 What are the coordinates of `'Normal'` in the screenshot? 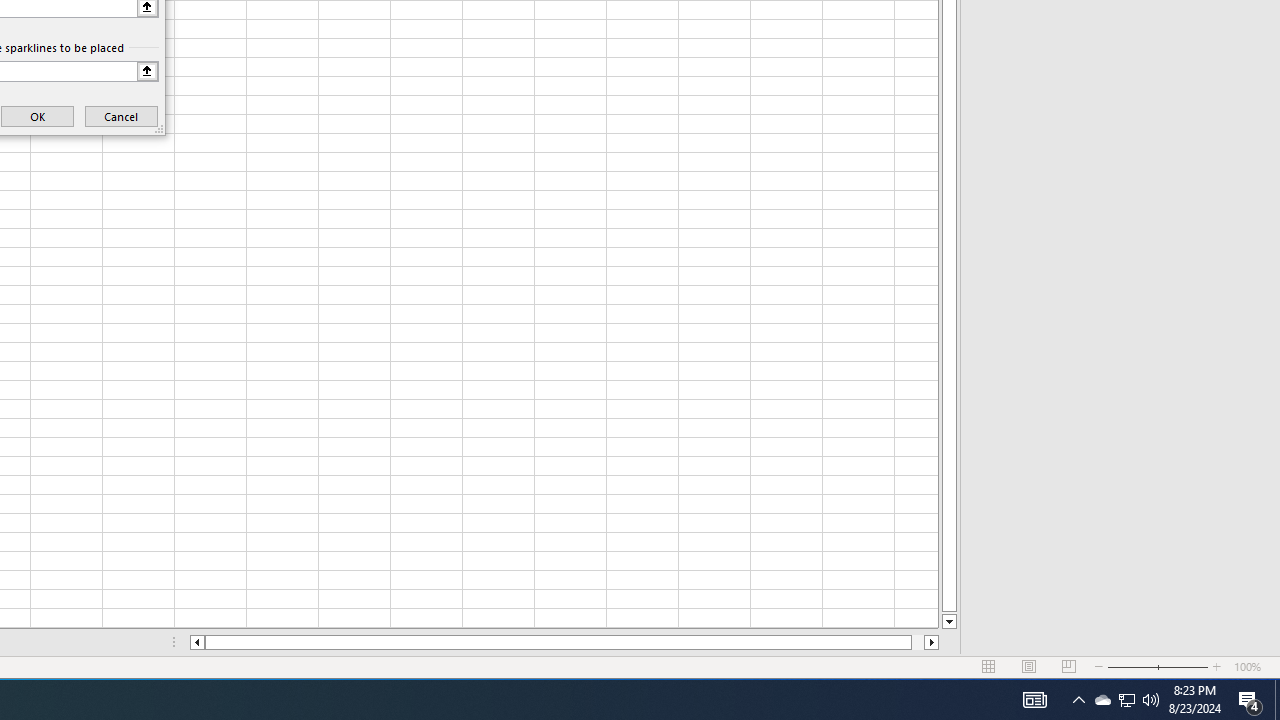 It's located at (988, 667).